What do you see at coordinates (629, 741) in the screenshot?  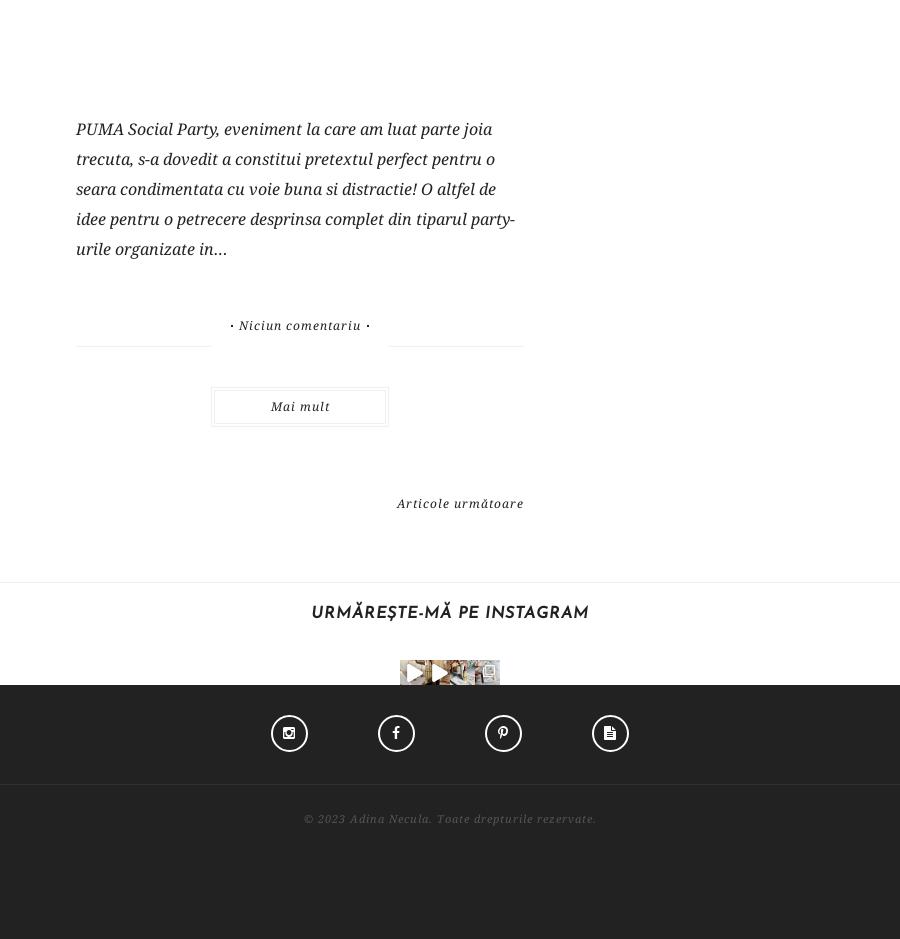 I see `'2141'` at bounding box center [629, 741].